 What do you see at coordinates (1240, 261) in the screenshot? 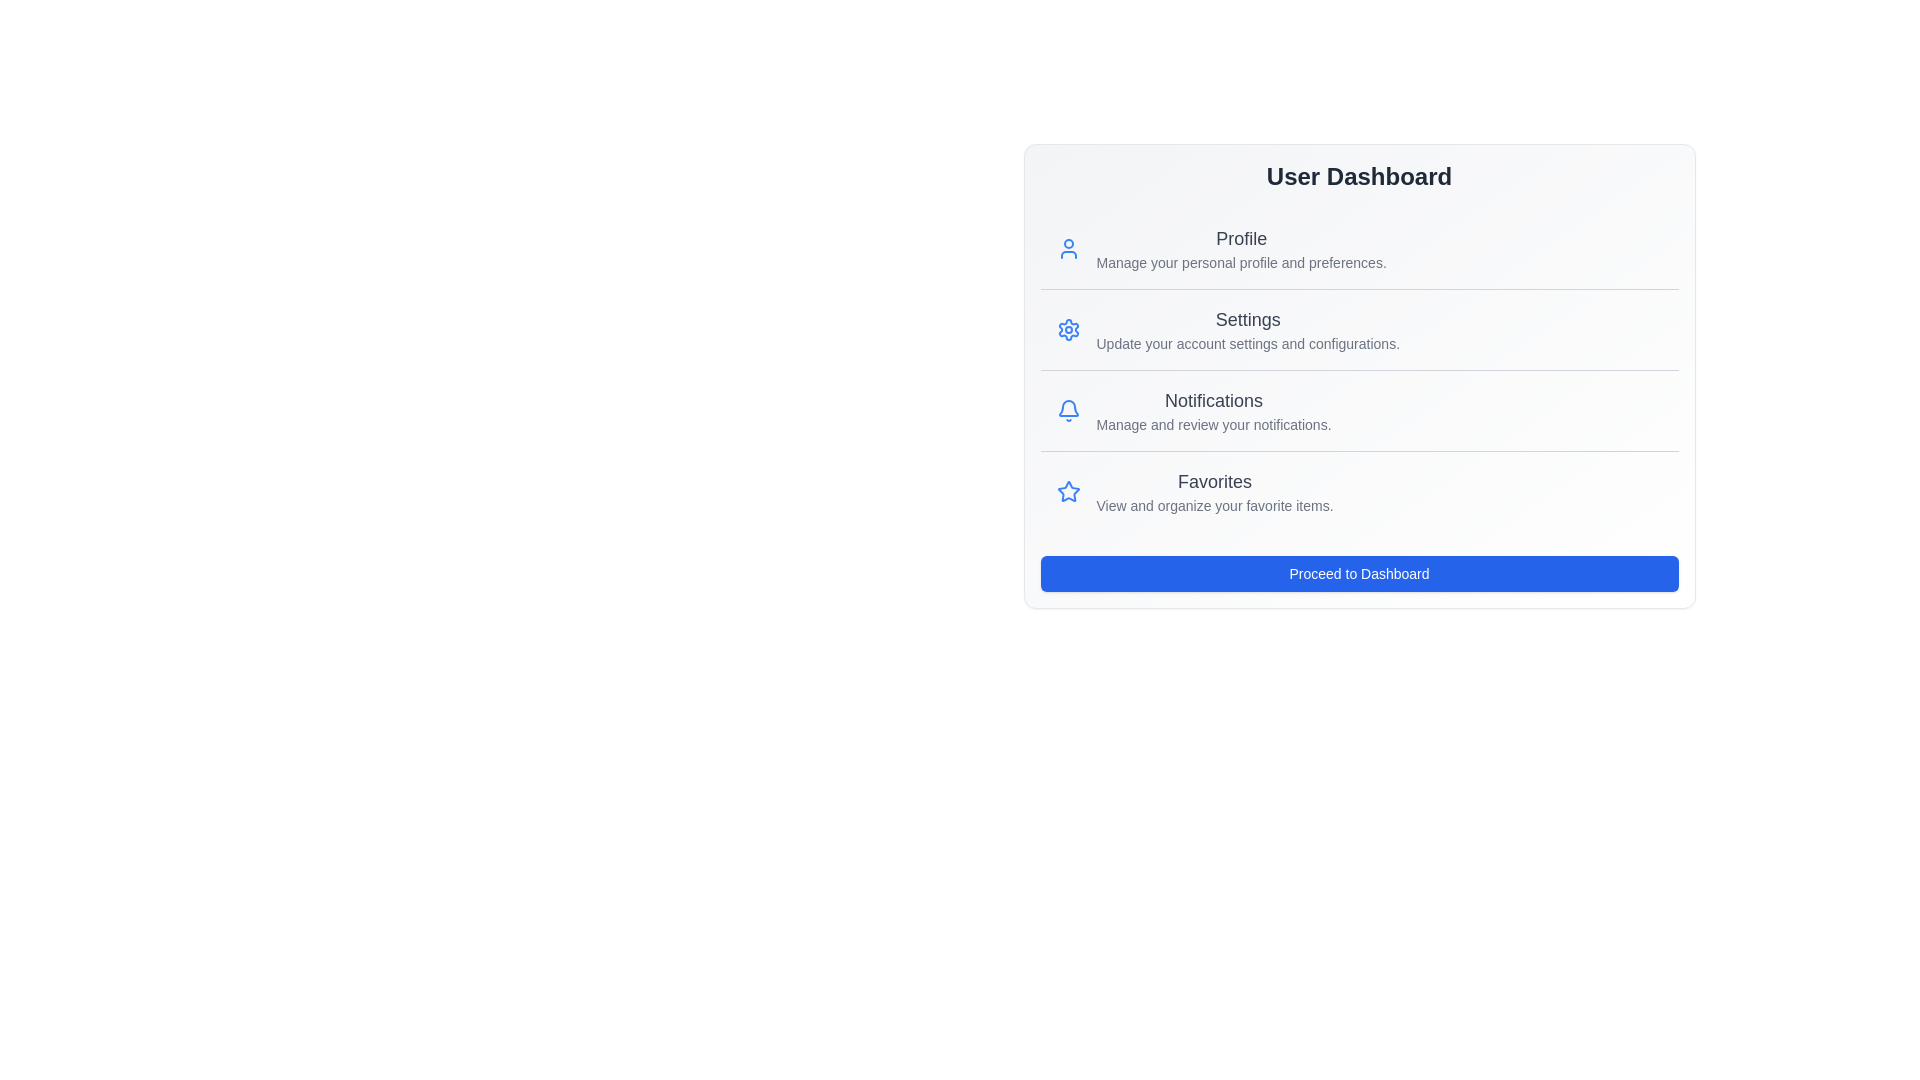
I see `the Text Description element located directly below the 'Profile' label and icon in the top-left quadrant of the user dashboard` at bounding box center [1240, 261].